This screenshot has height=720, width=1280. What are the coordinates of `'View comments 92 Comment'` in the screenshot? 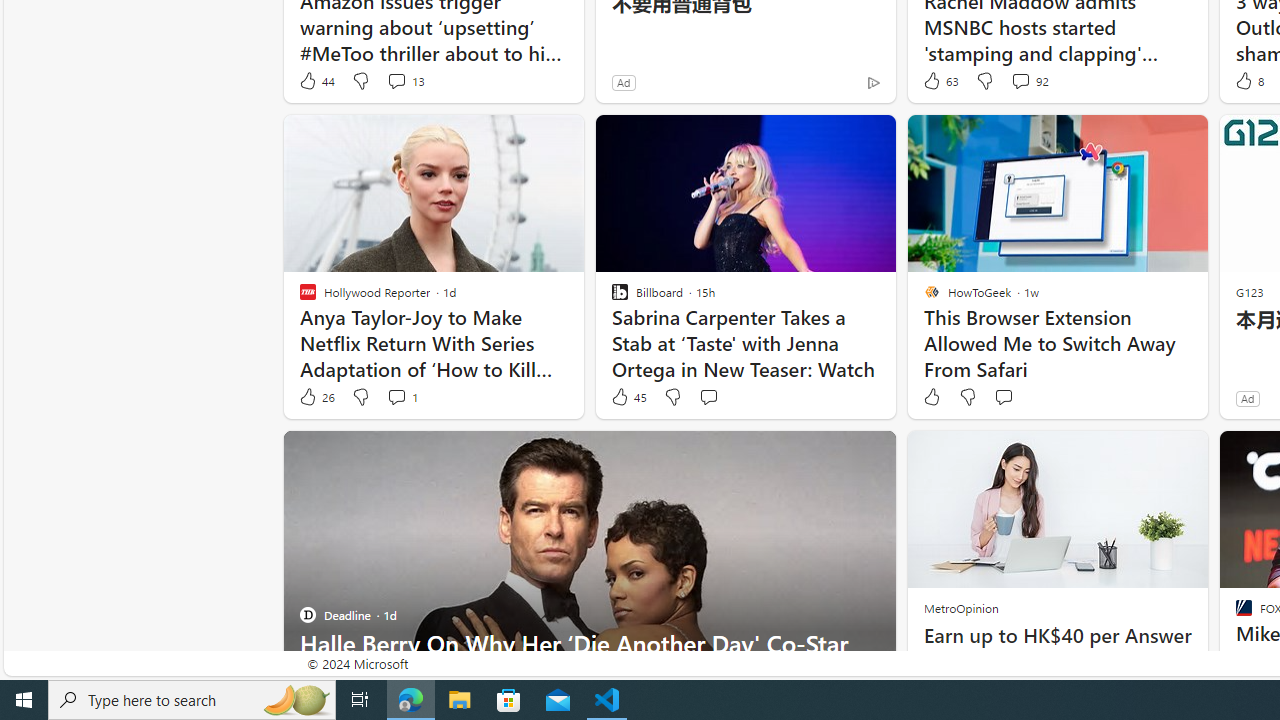 It's located at (1029, 80).